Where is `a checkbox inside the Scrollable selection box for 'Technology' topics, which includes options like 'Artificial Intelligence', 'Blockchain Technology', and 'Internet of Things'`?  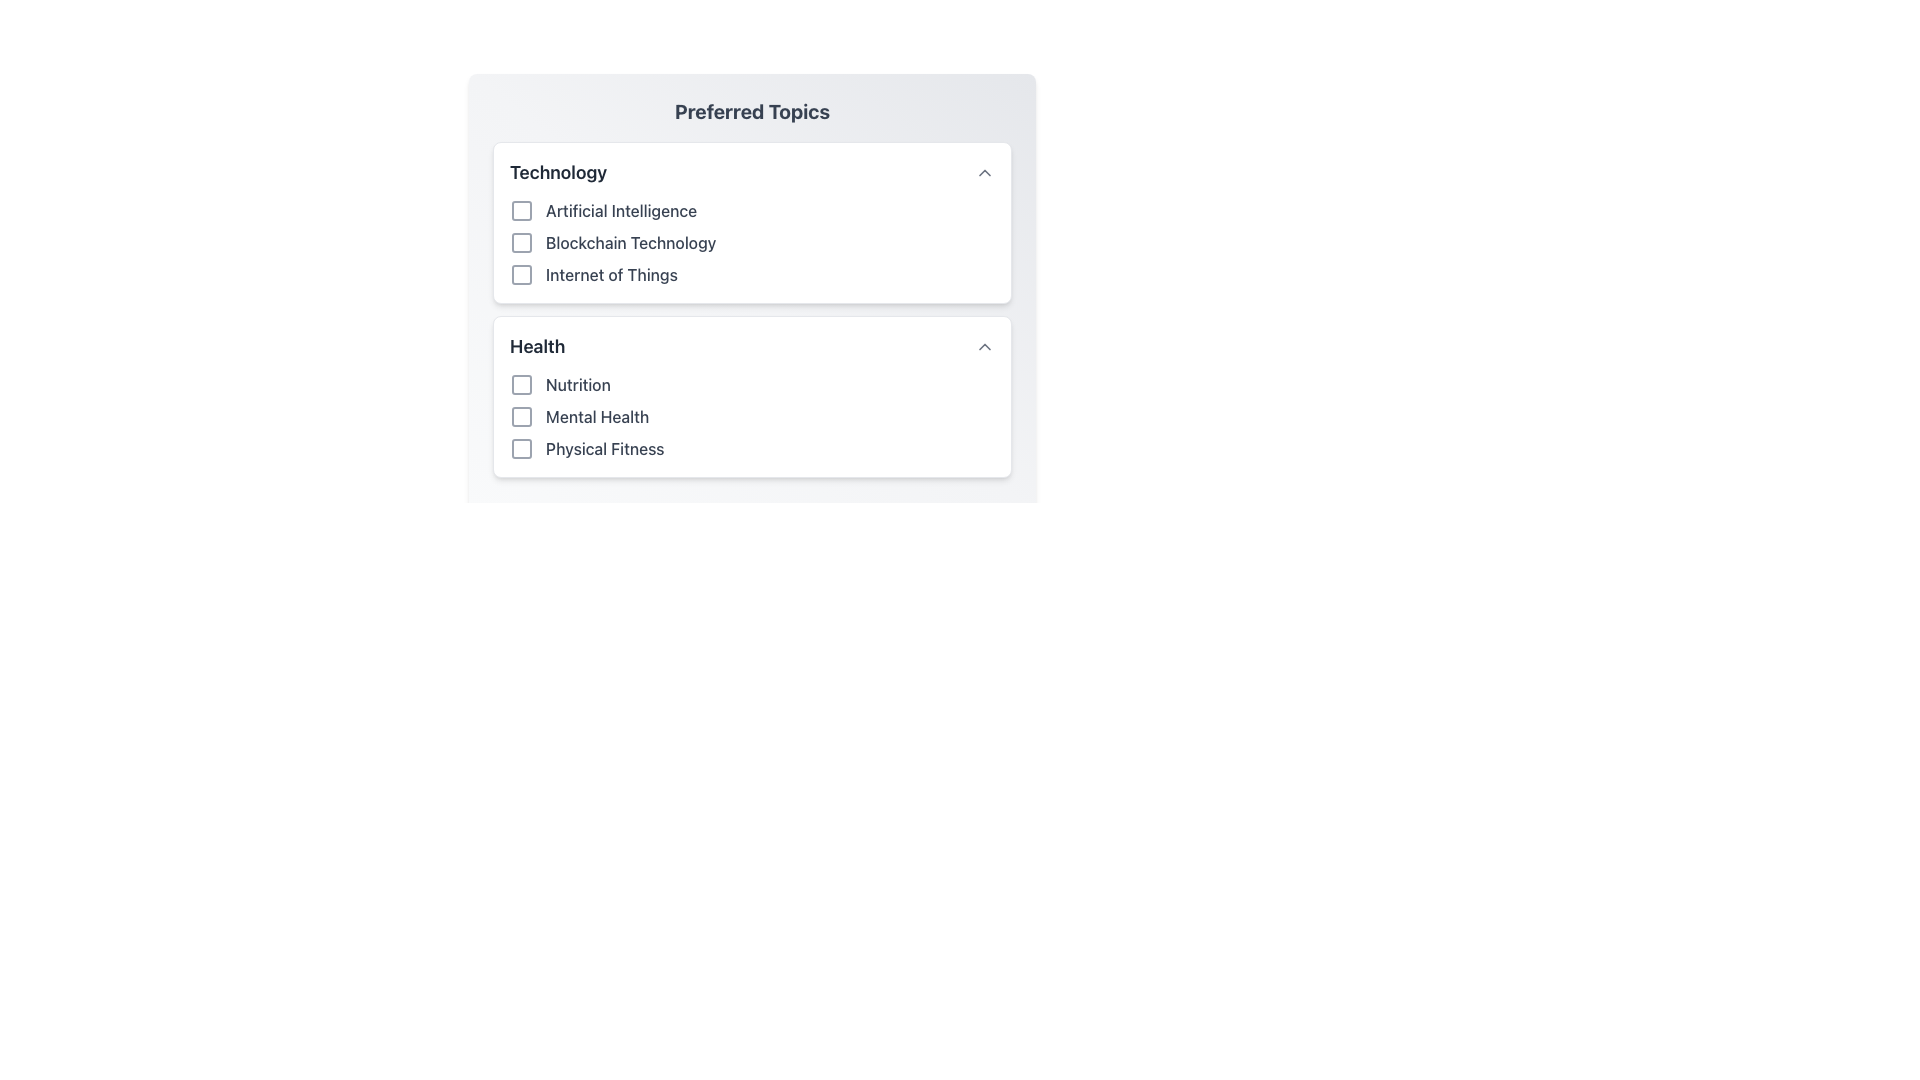
a checkbox inside the Scrollable selection box for 'Technology' topics, which includes options like 'Artificial Intelligence', 'Blockchain Technology', and 'Internet of Things' is located at coordinates (751, 276).